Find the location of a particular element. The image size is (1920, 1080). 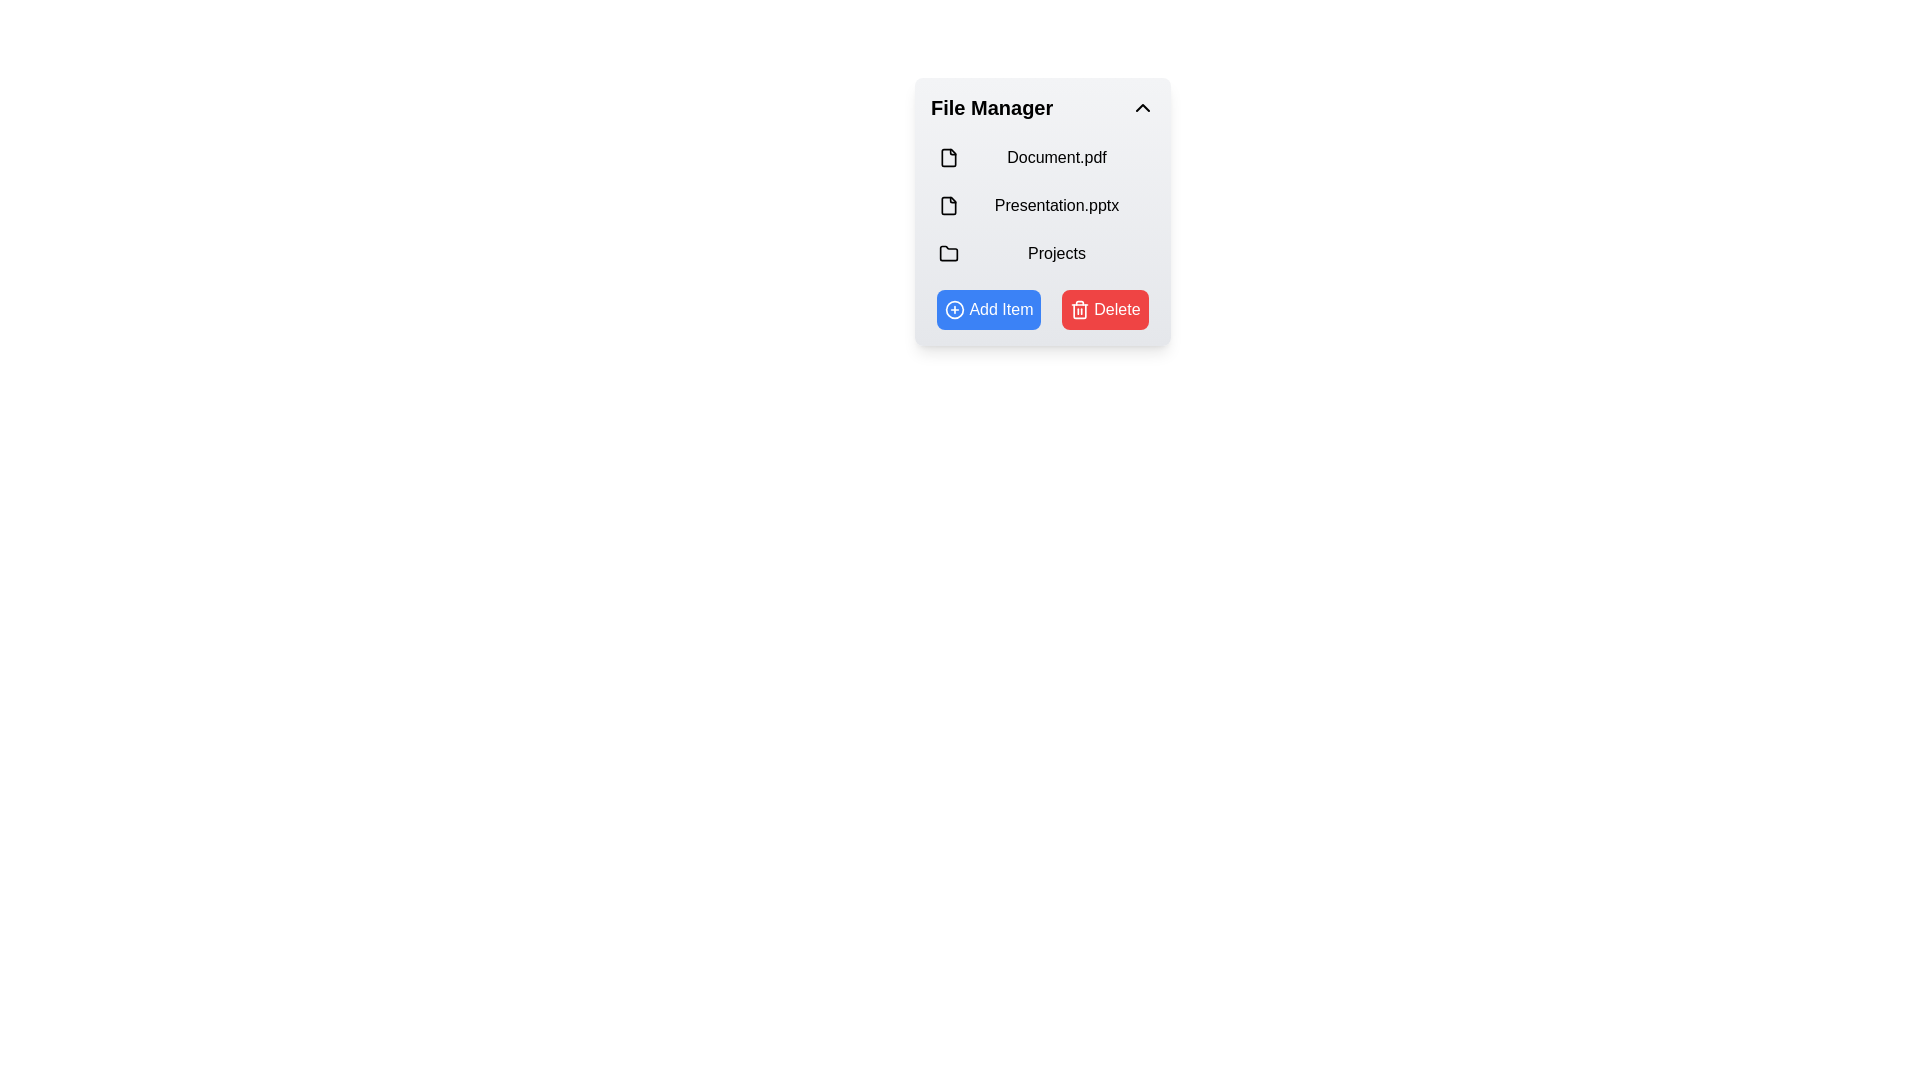

the document file icon, which is a small icon with black line art and rounded corners, located next to the text 'Document.pdf' in the 'File Manager' panel is located at coordinates (948, 157).